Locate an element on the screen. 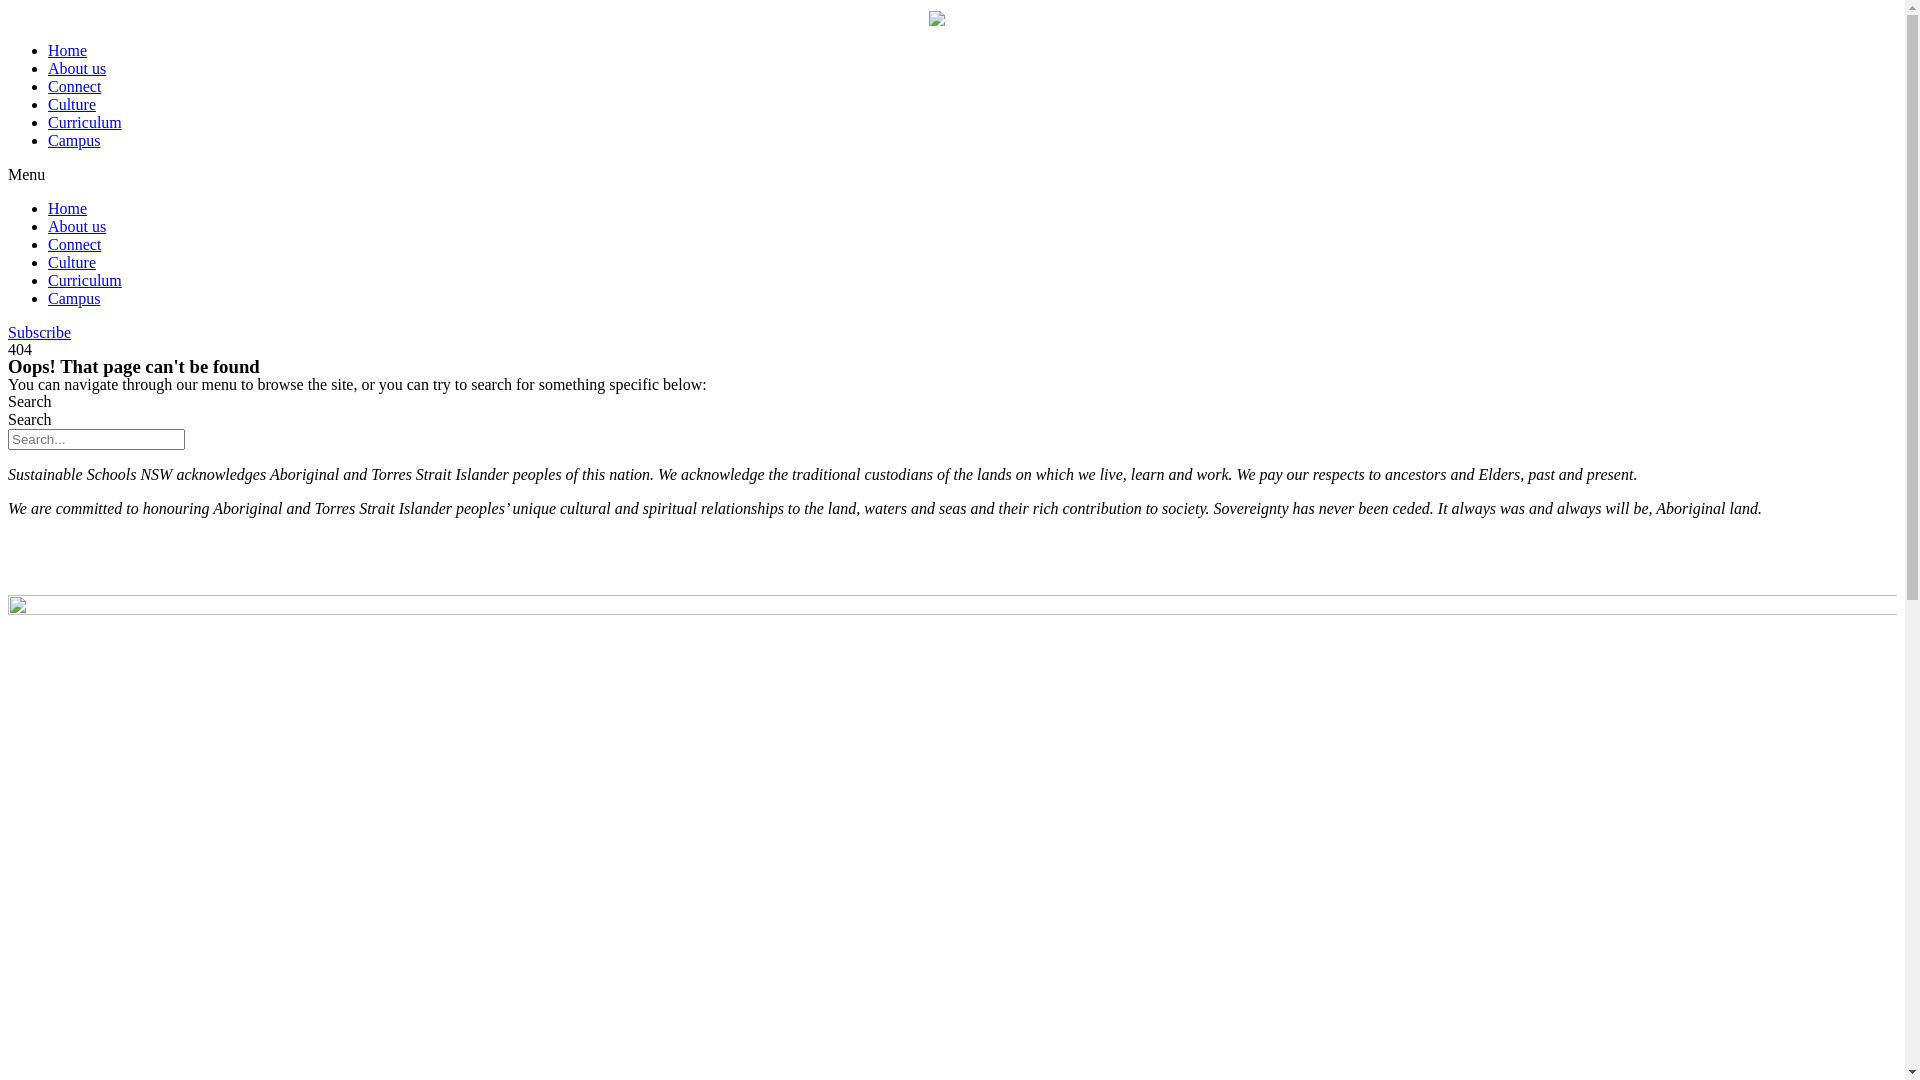 This screenshot has width=1920, height=1080. 'Skip to content' is located at coordinates (7, 7).